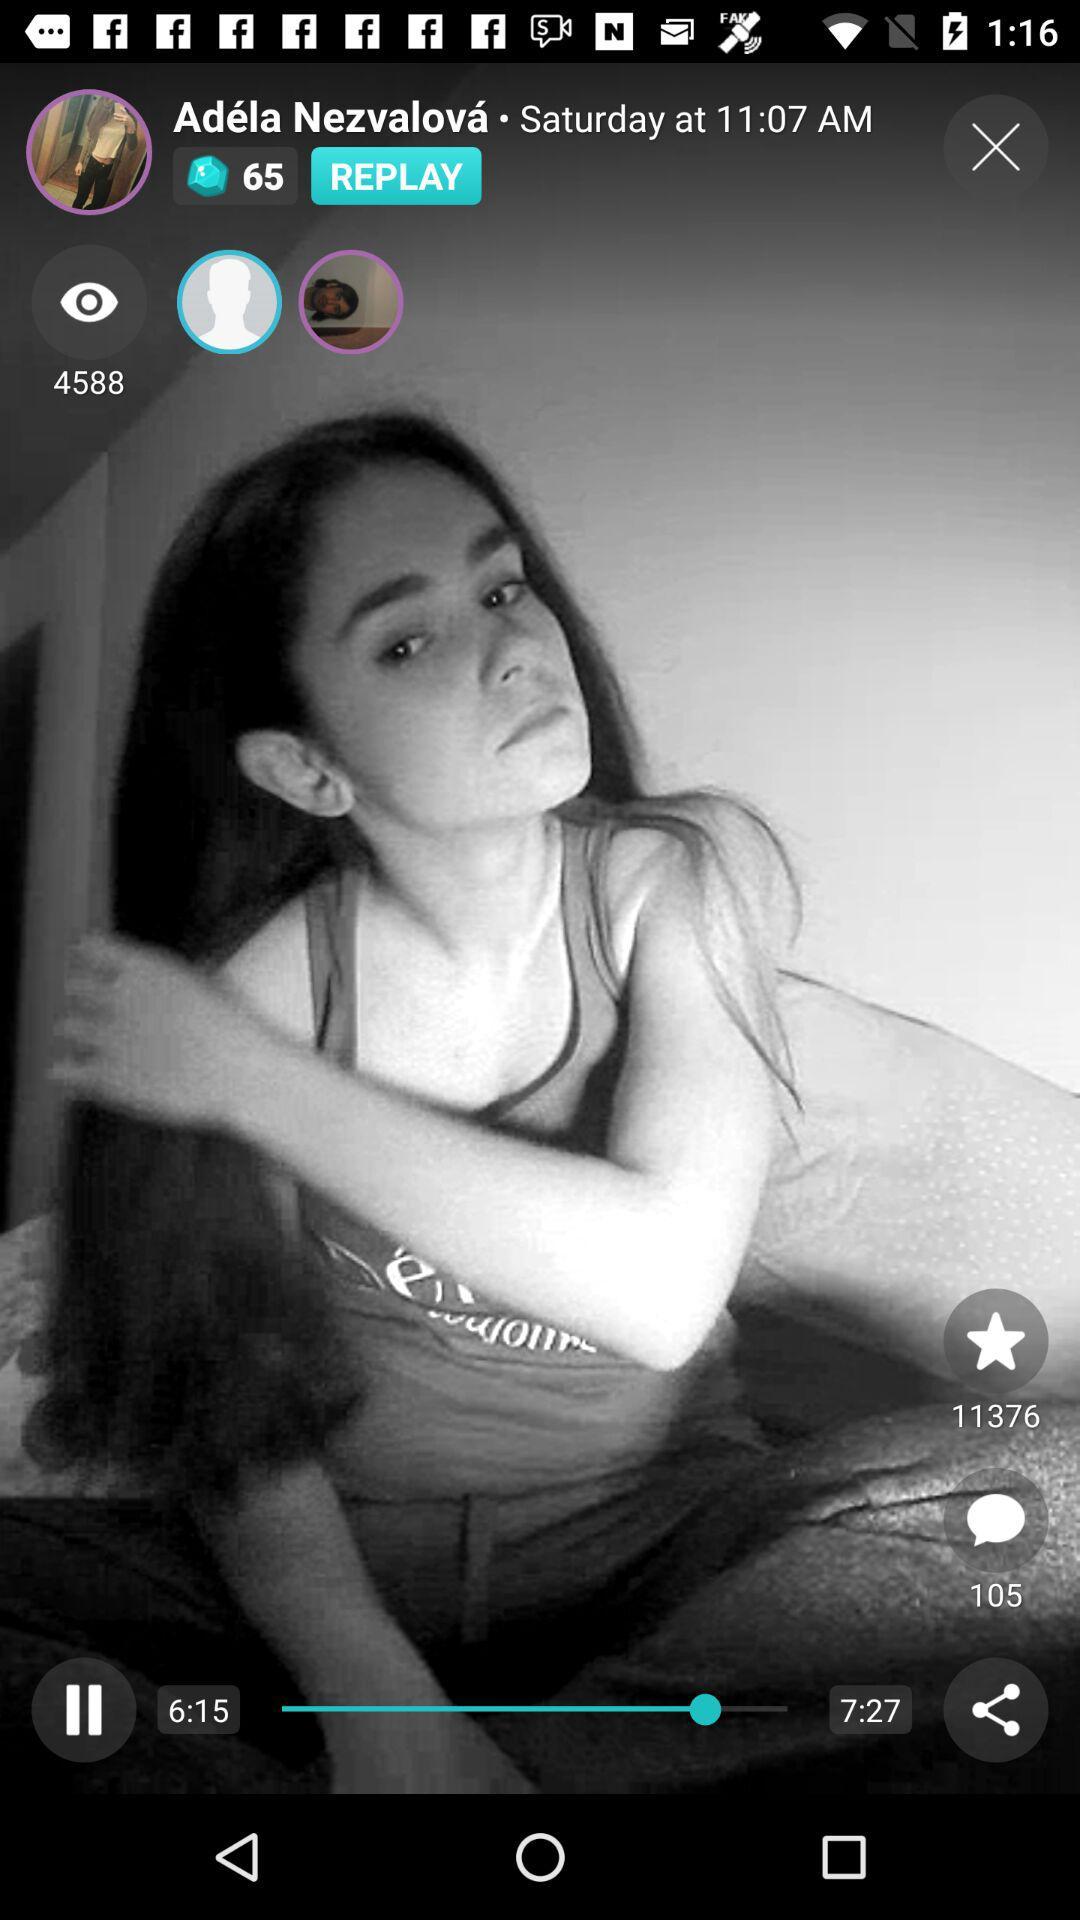 The width and height of the screenshot is (1080, 1920). Describe the element at coordinates (995, 146) in the screenshot. I see `window` at that location.